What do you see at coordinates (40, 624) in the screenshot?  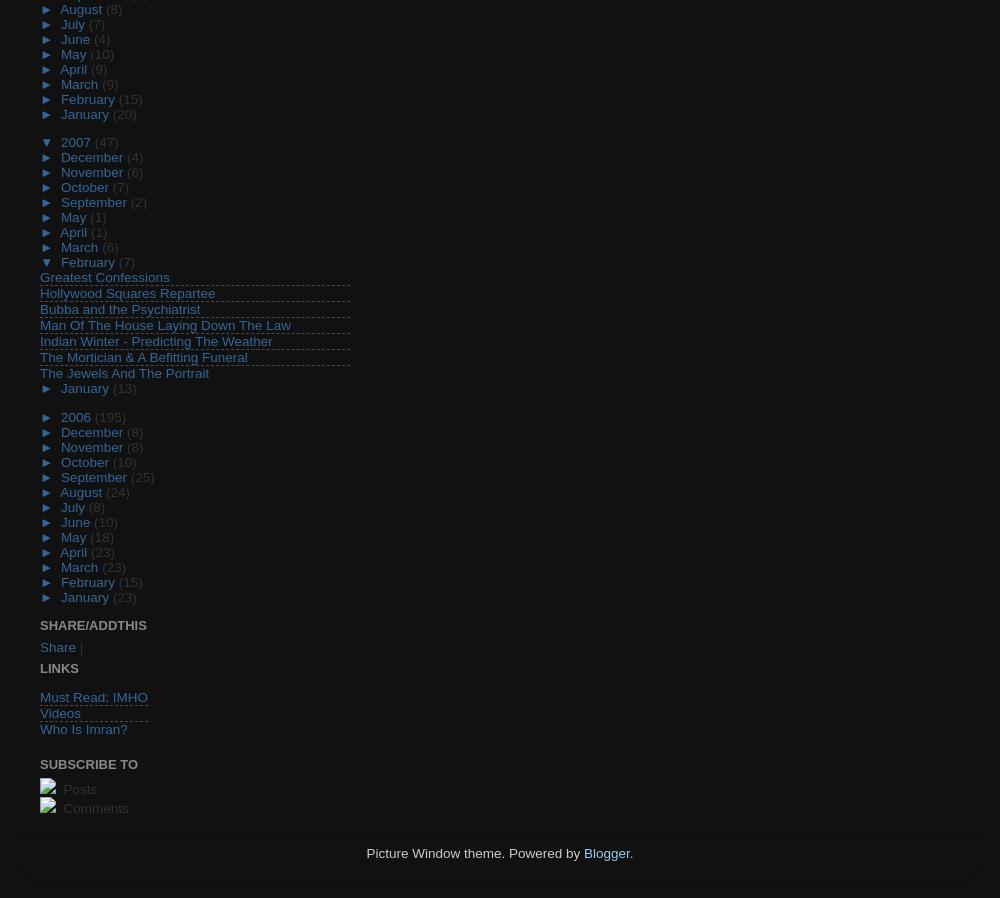 I see `'Share/AddThis'` at bounding box center [40, 624].